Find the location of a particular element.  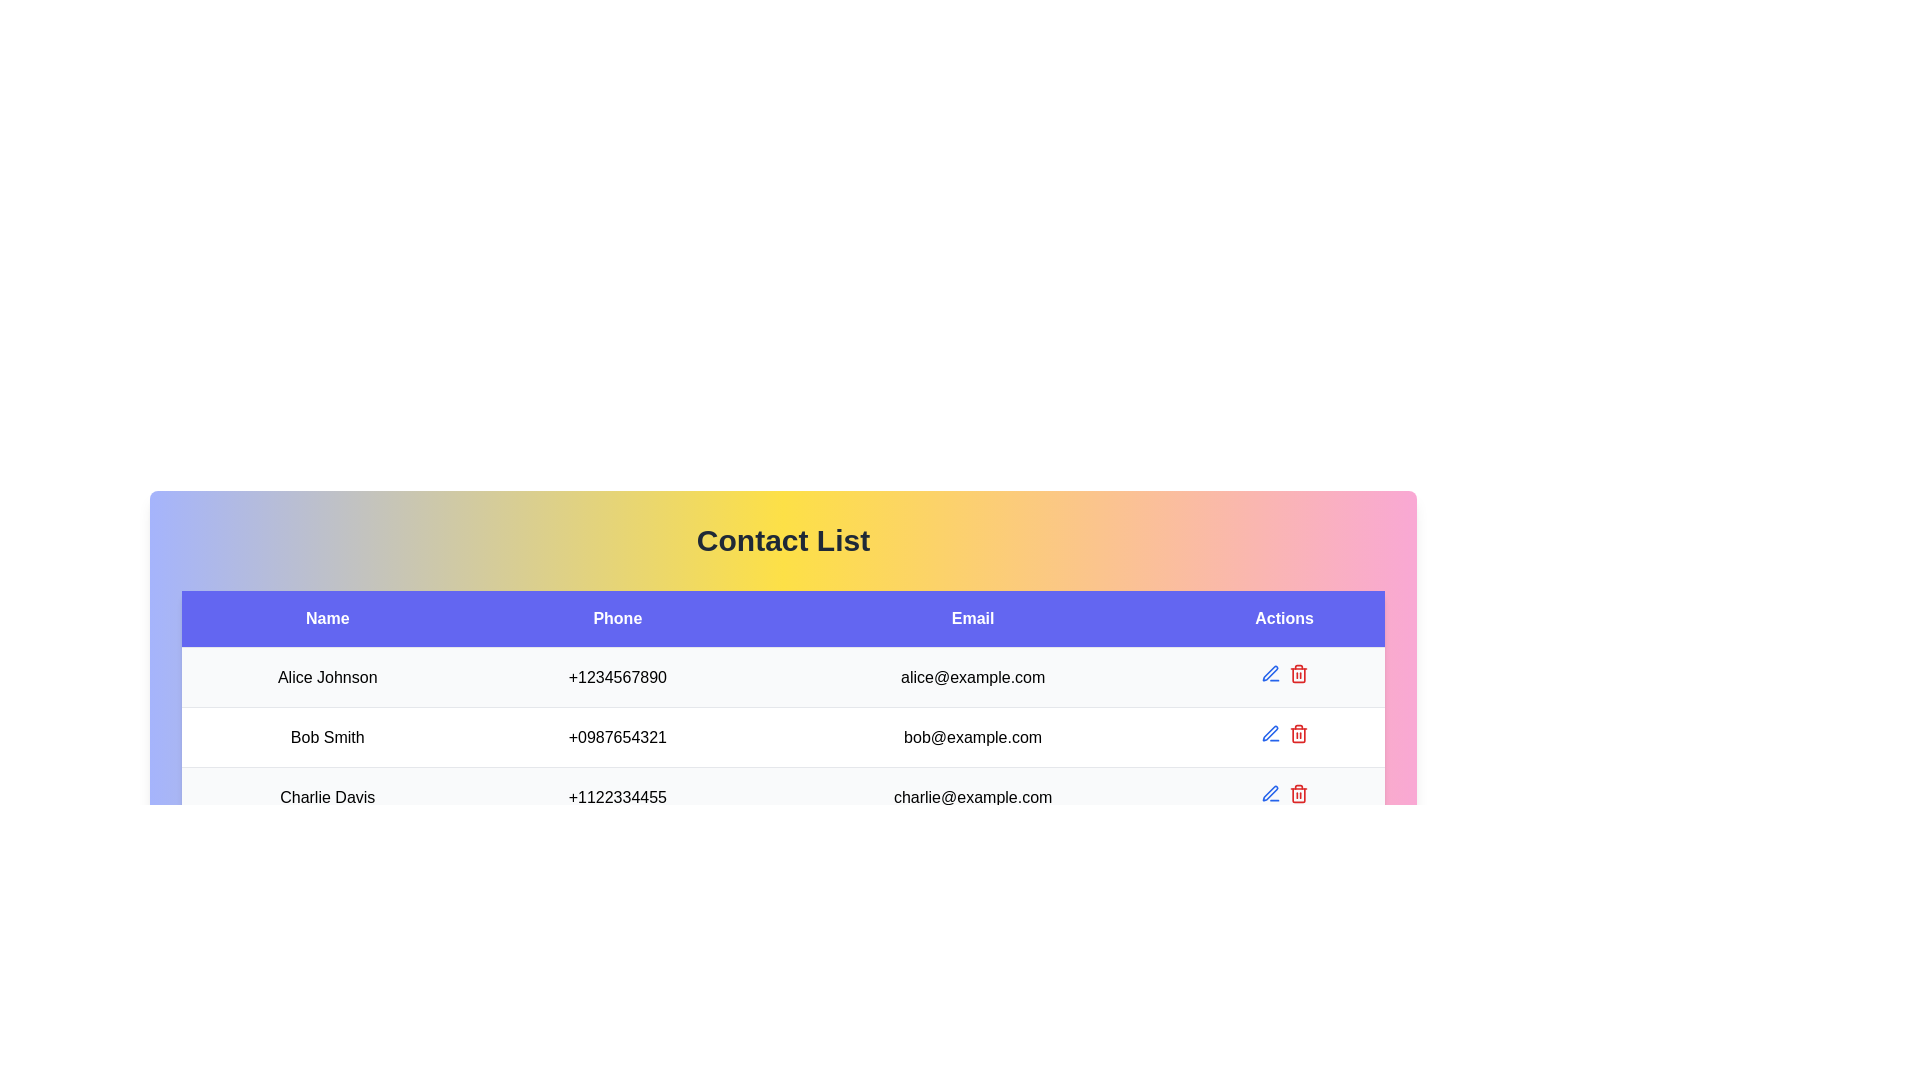

the 'Actions' table header cell, which is a rectangular region with a blue background and white text, to focus on it is located at coordinates (1284, 618).